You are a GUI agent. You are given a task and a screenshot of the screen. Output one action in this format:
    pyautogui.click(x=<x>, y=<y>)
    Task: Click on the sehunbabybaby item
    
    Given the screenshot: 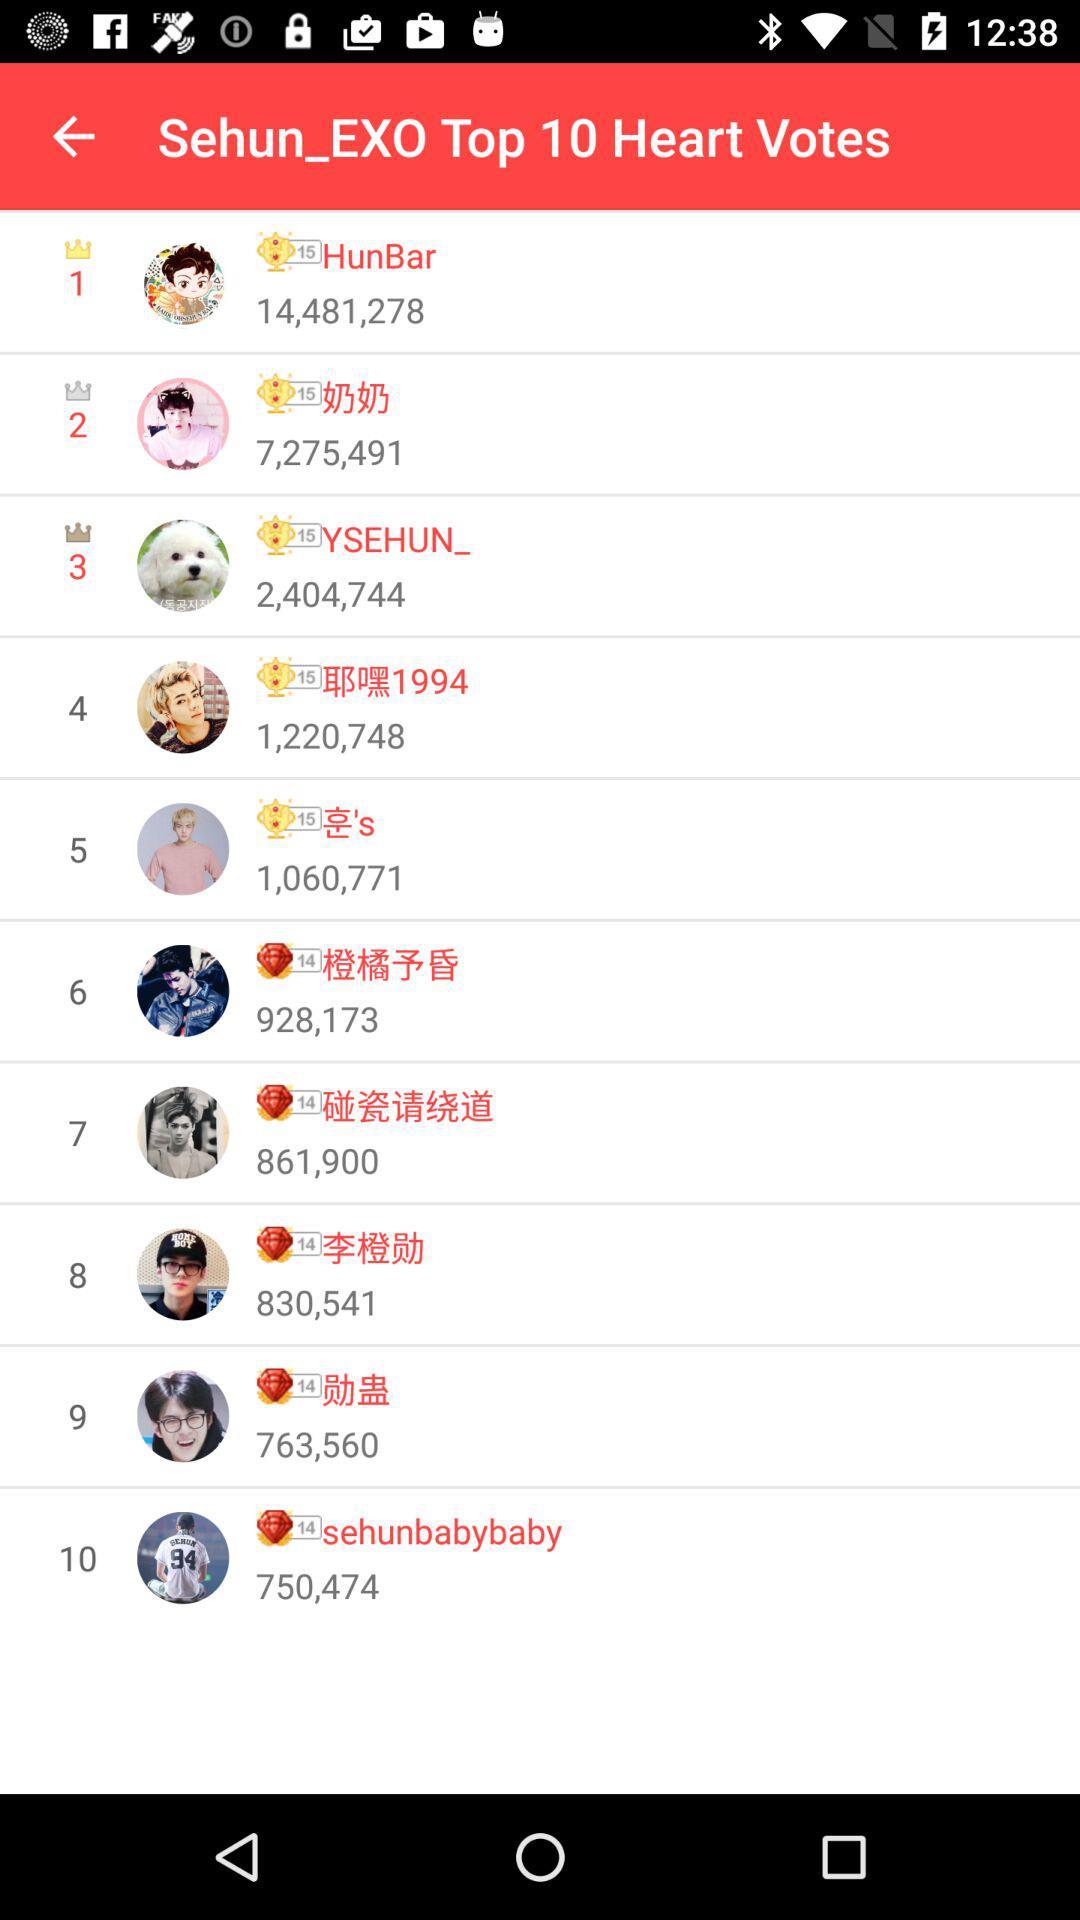 What is the action you would take?
    pyautogui.click(x=441, y=1529)
    